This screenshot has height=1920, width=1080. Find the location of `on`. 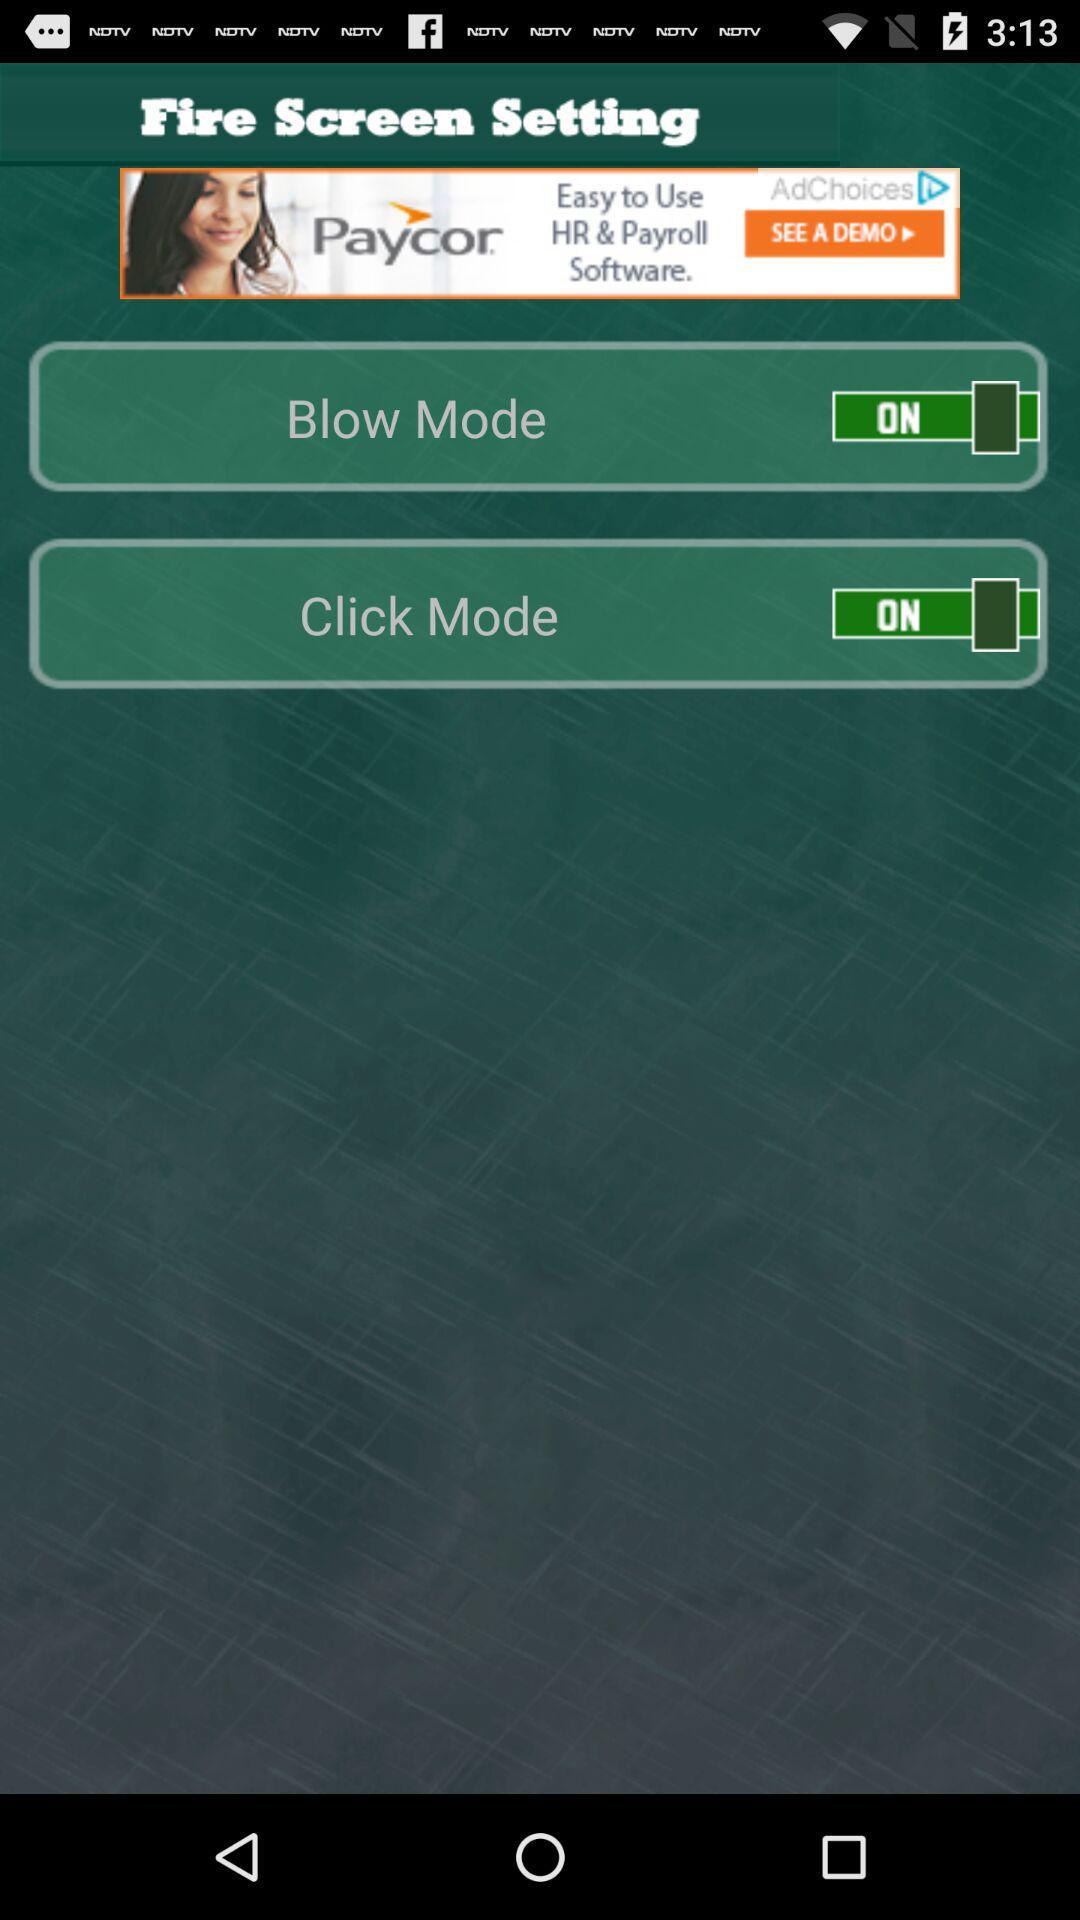

on is located at coordinates (936, 416).